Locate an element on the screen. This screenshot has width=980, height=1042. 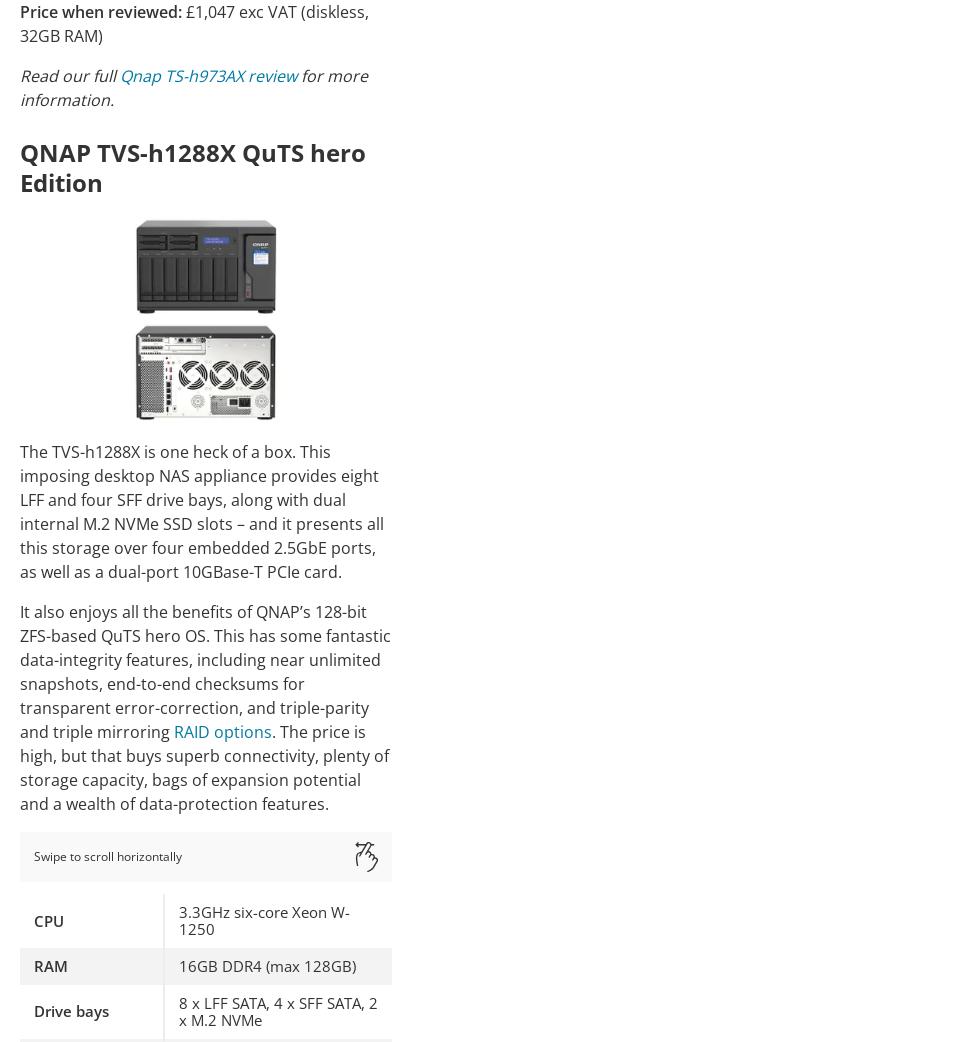
'. The price is high, but that buys superb connectivity, plenty of storage capacity, bags of expansion potential and a wealth of data-protection features.' is located at coordinates (204, 766).